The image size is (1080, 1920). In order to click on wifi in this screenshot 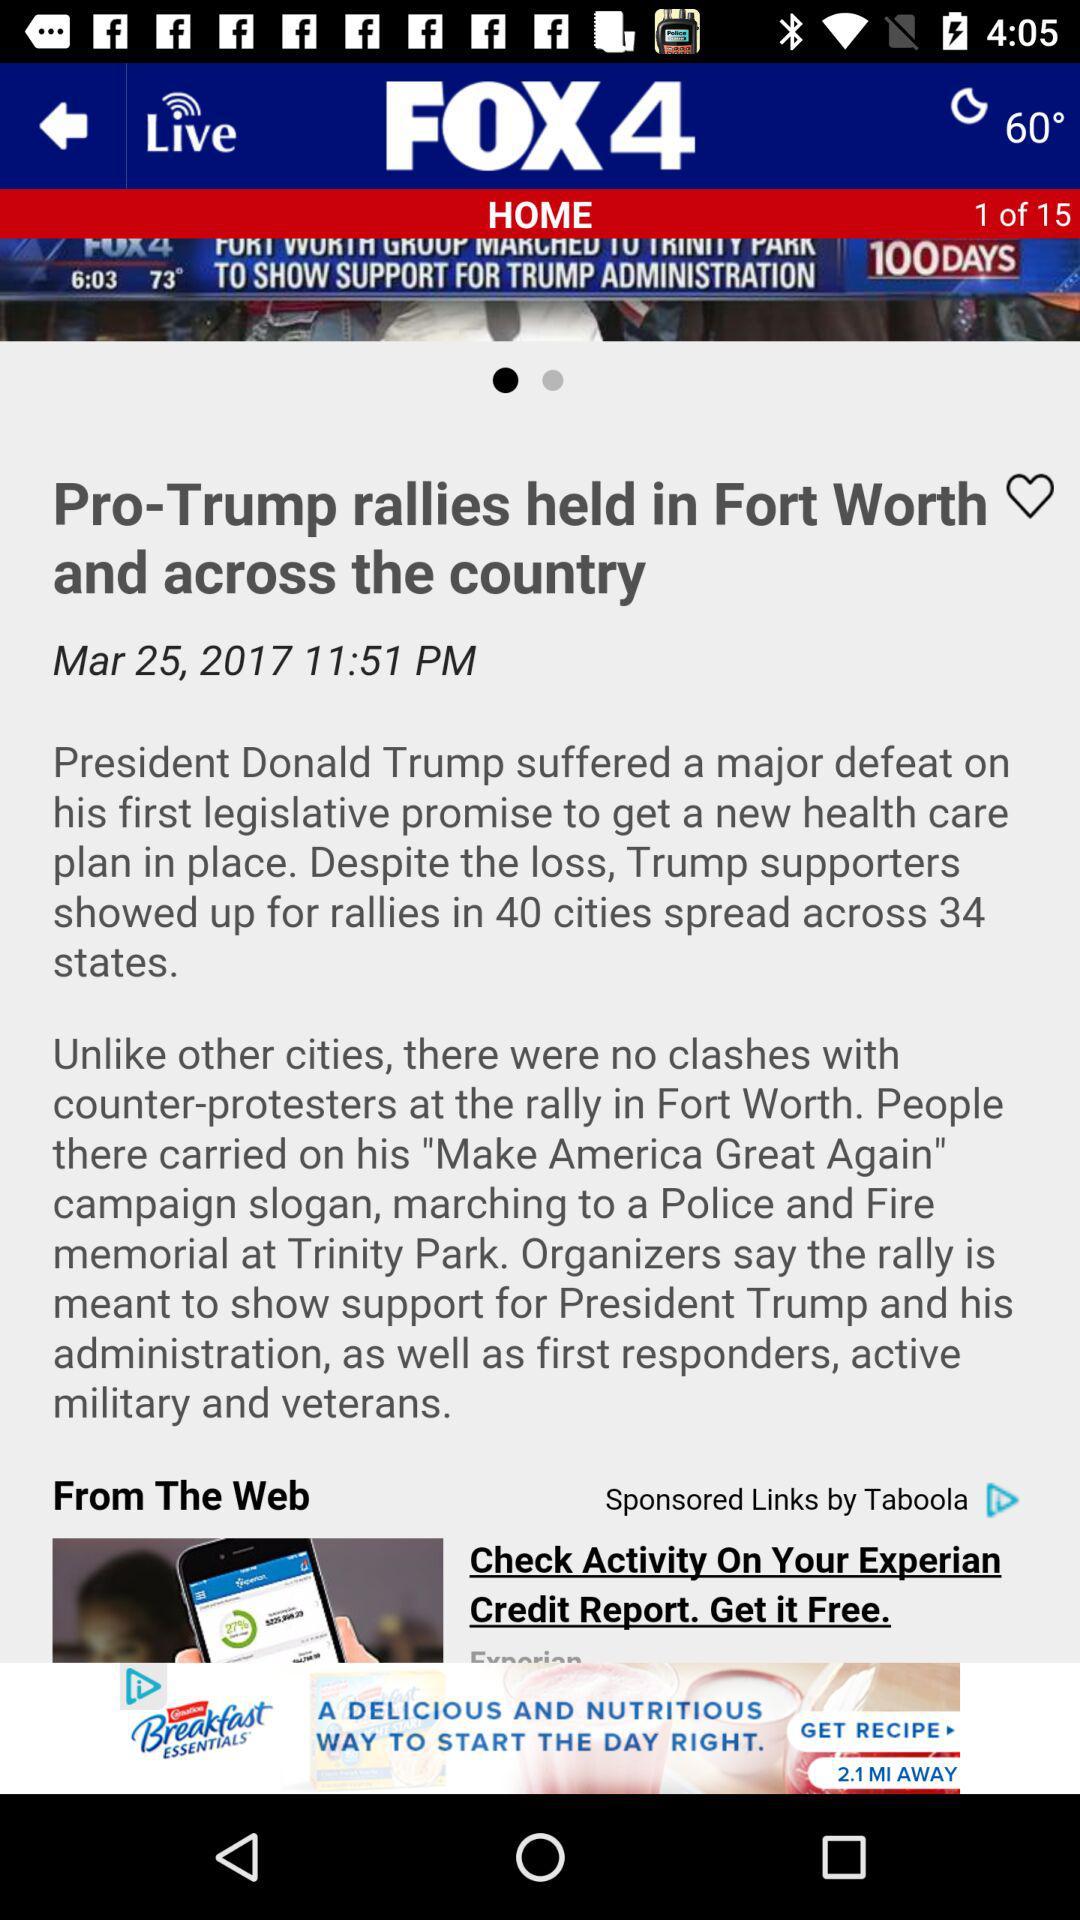, I will do `click(189, 124)`.